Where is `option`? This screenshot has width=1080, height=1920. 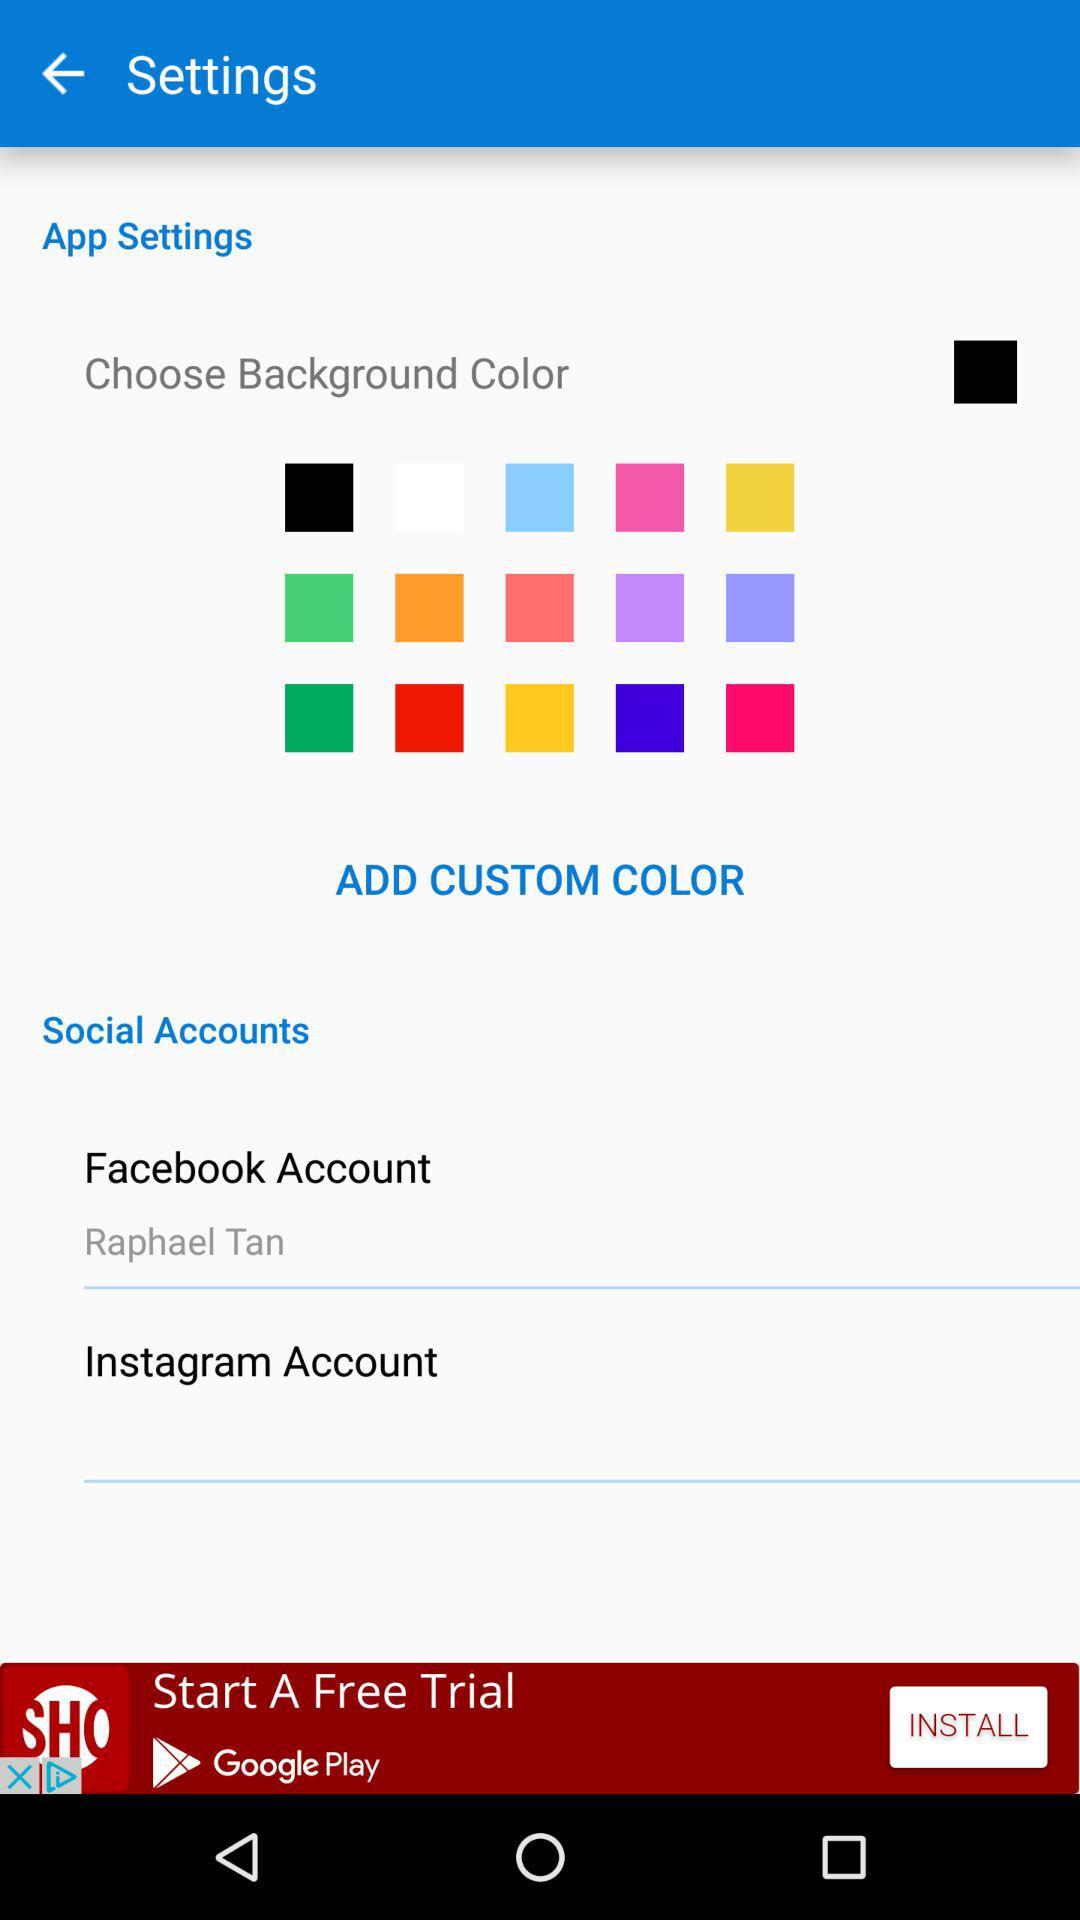 option is located at coordinates (428, 718).